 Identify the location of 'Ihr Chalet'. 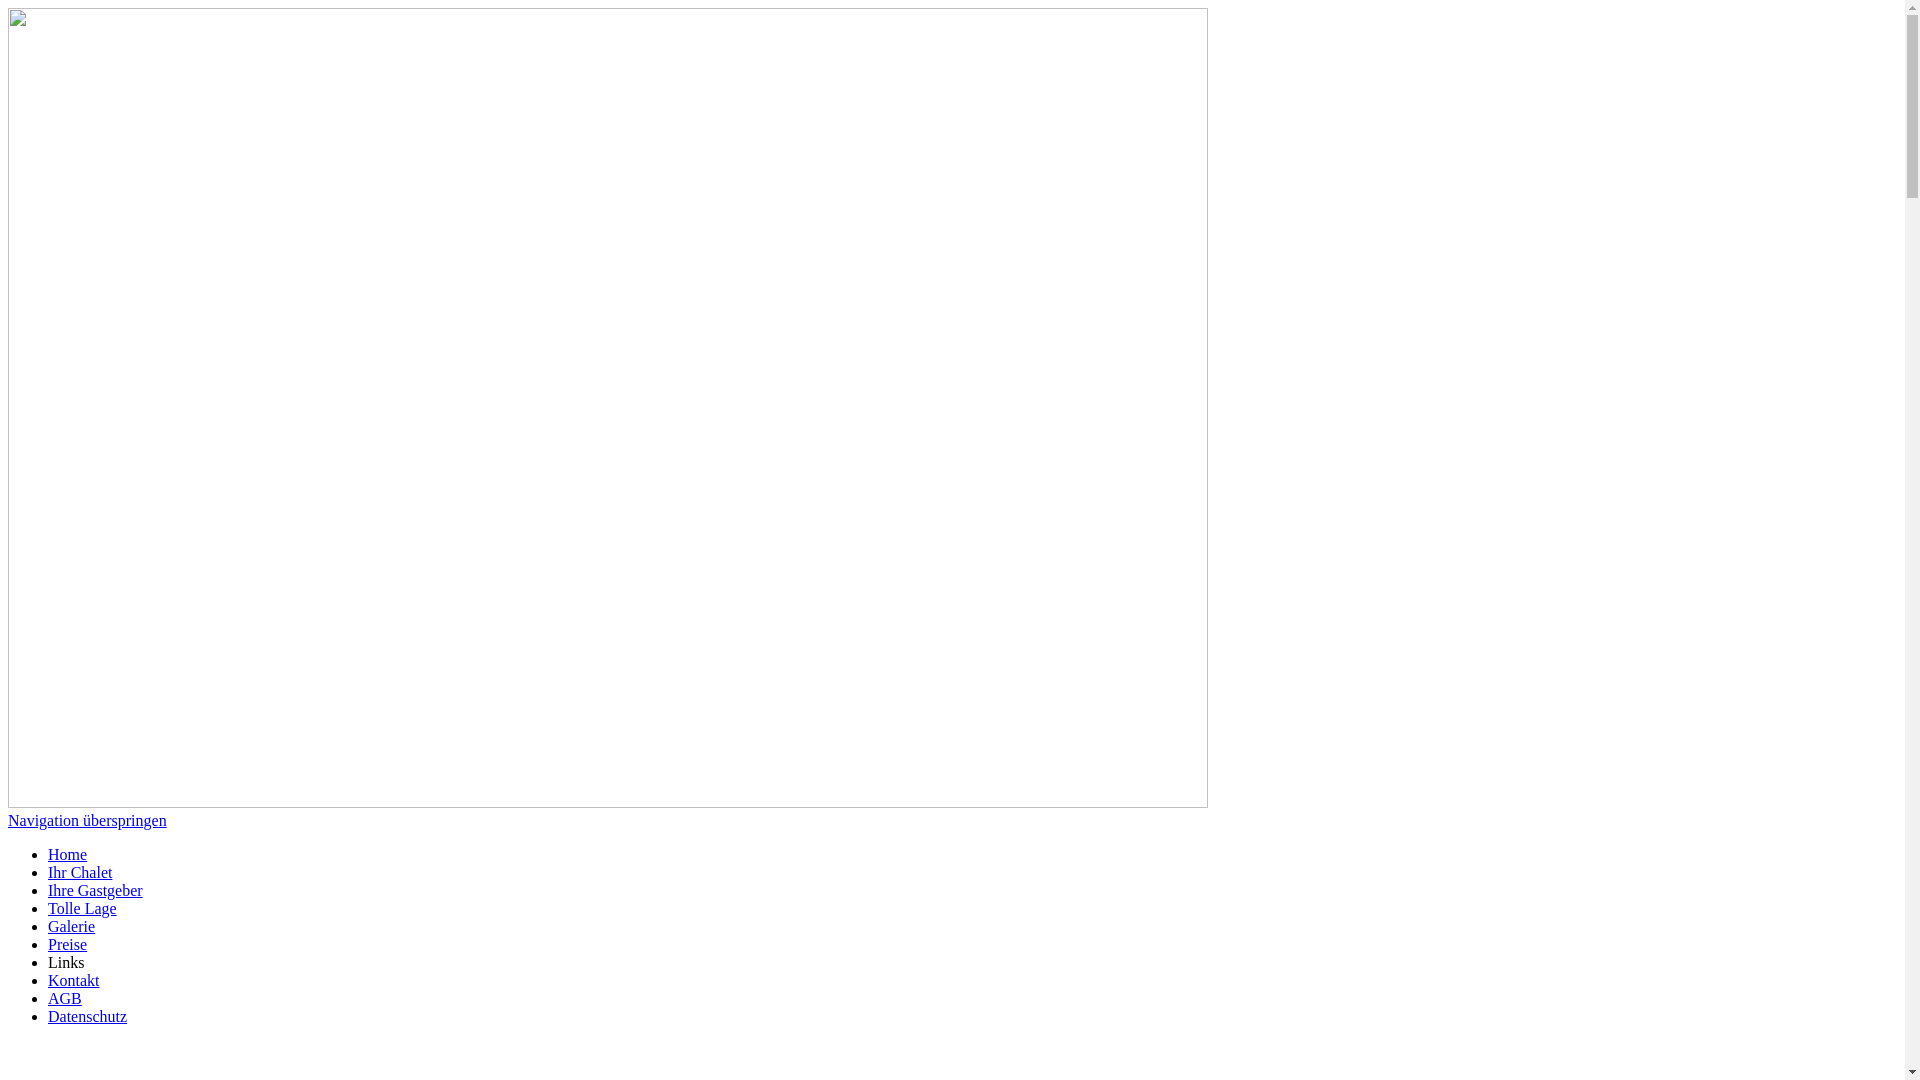
(48, 871).